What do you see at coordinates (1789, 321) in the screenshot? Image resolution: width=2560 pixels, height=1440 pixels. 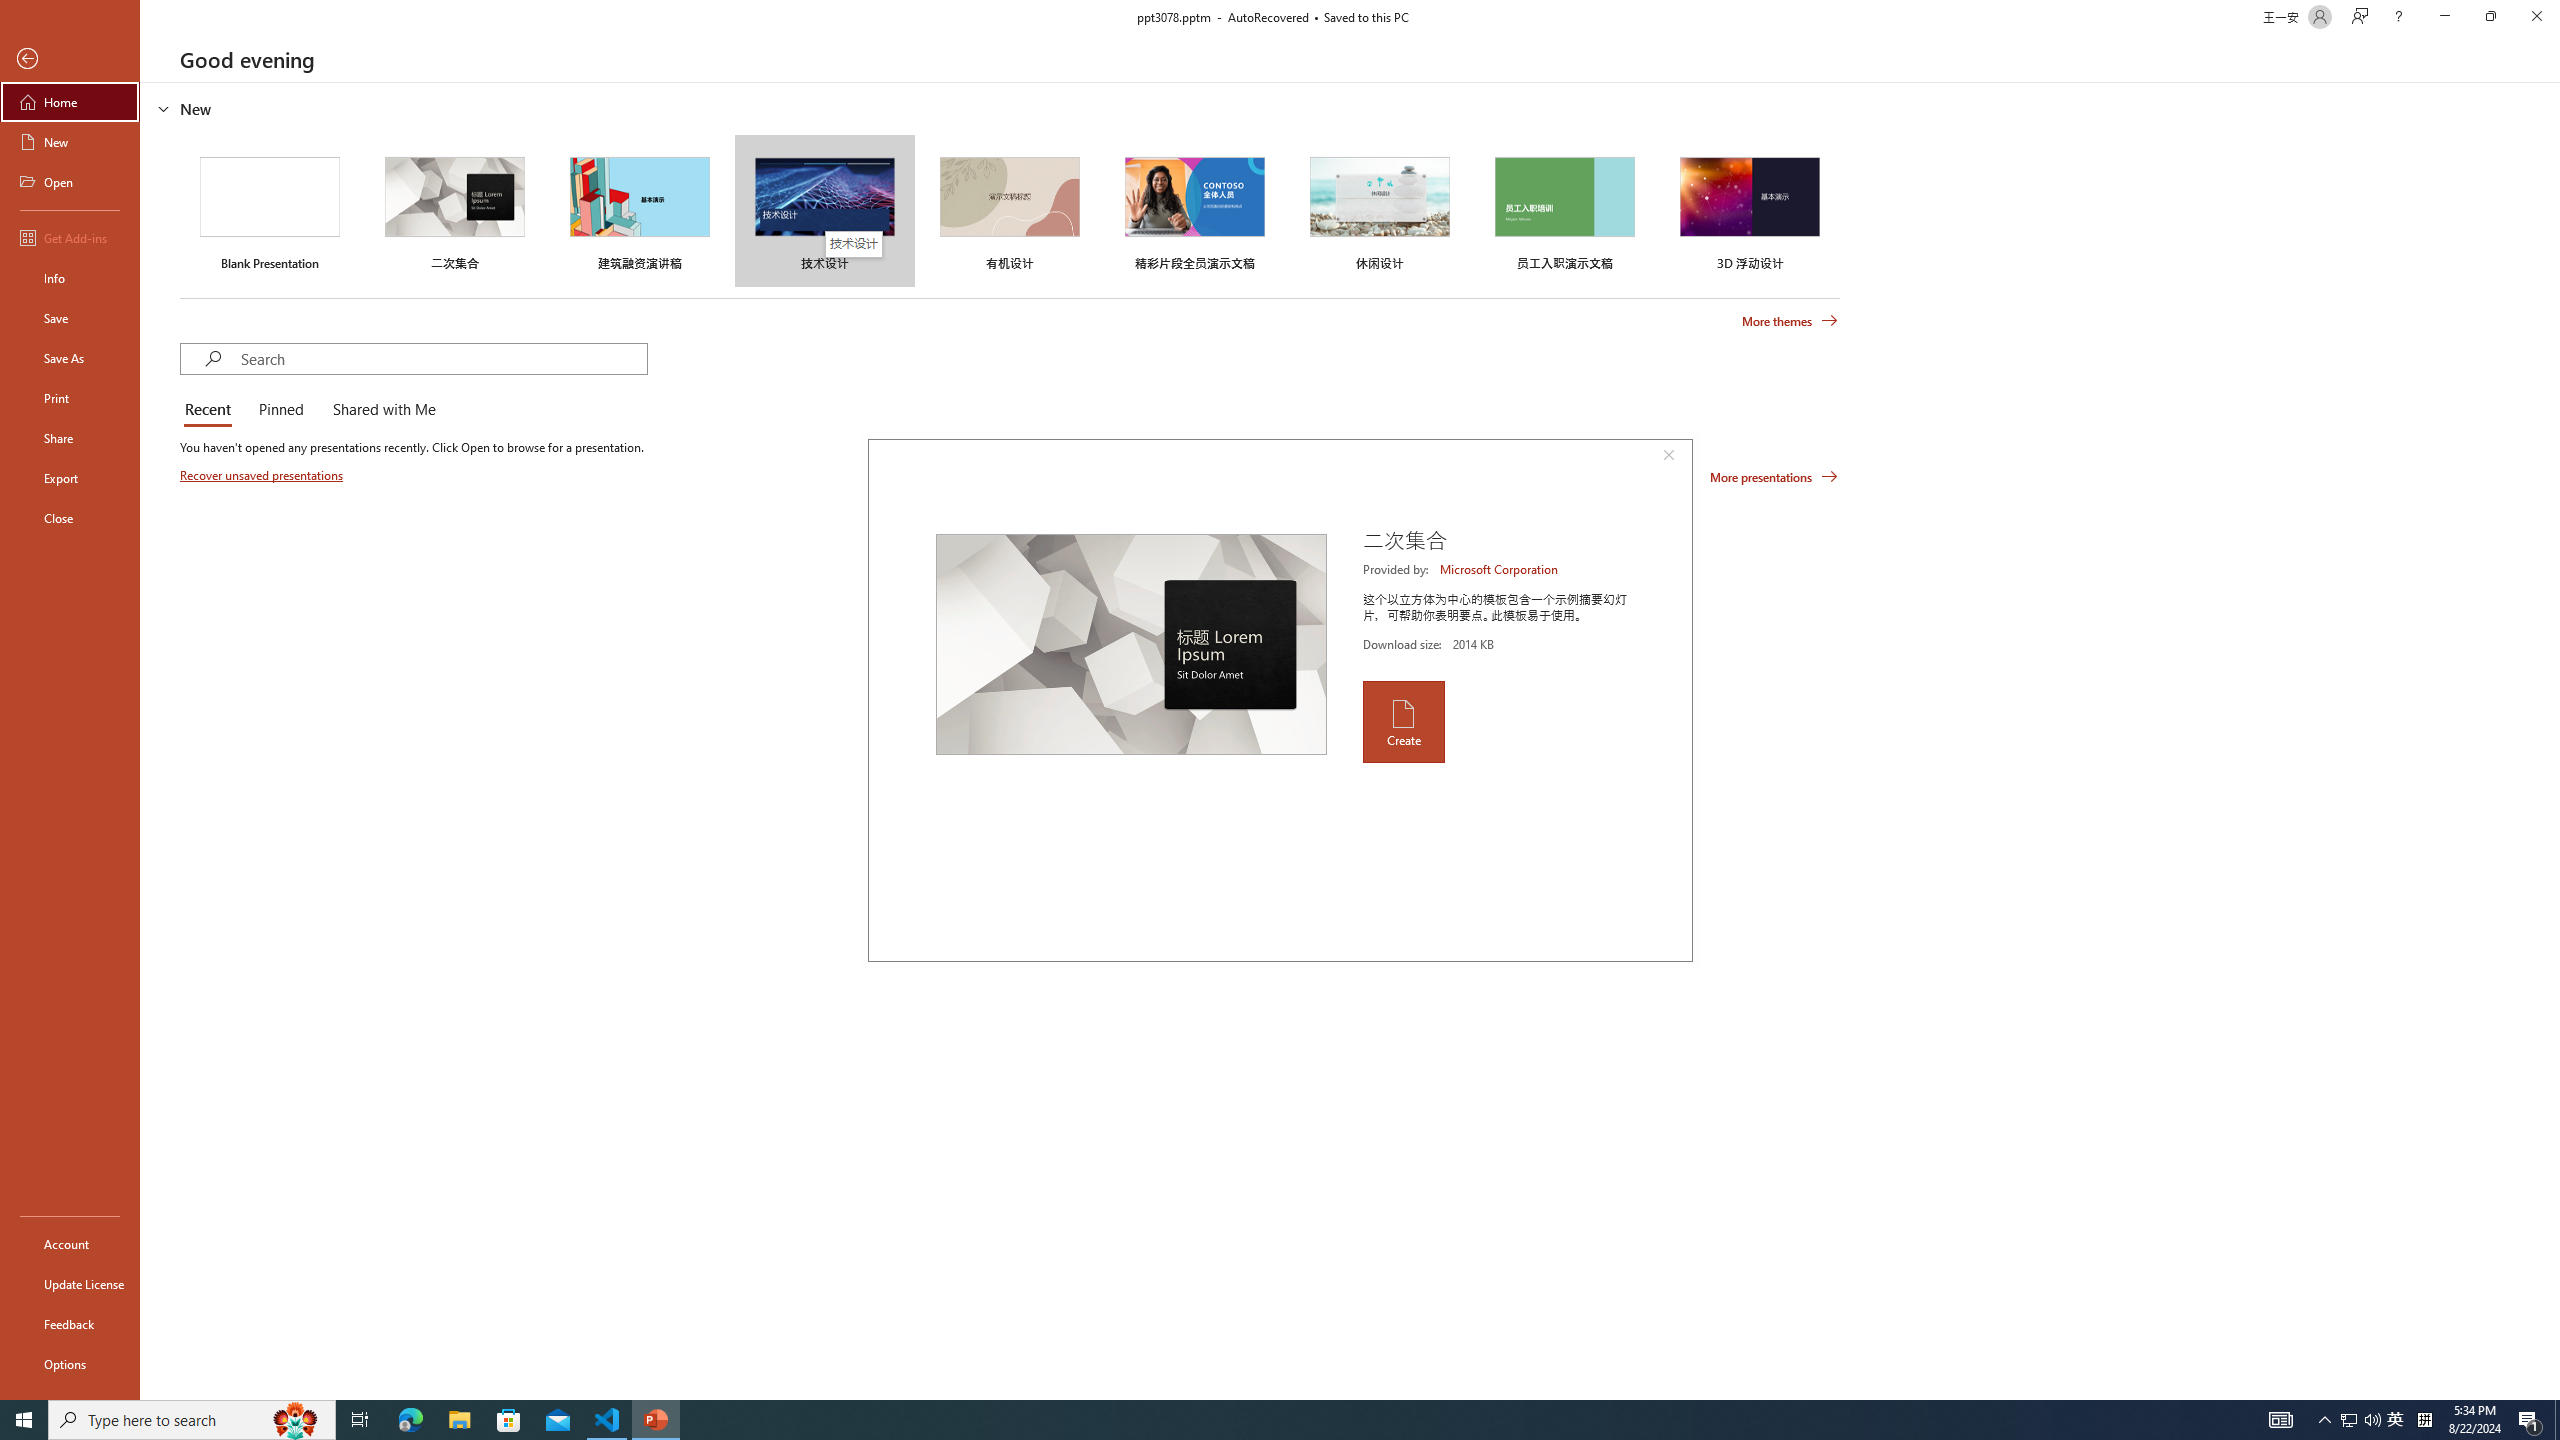 I see `'More themes'` at bounding box center [1789, 321].